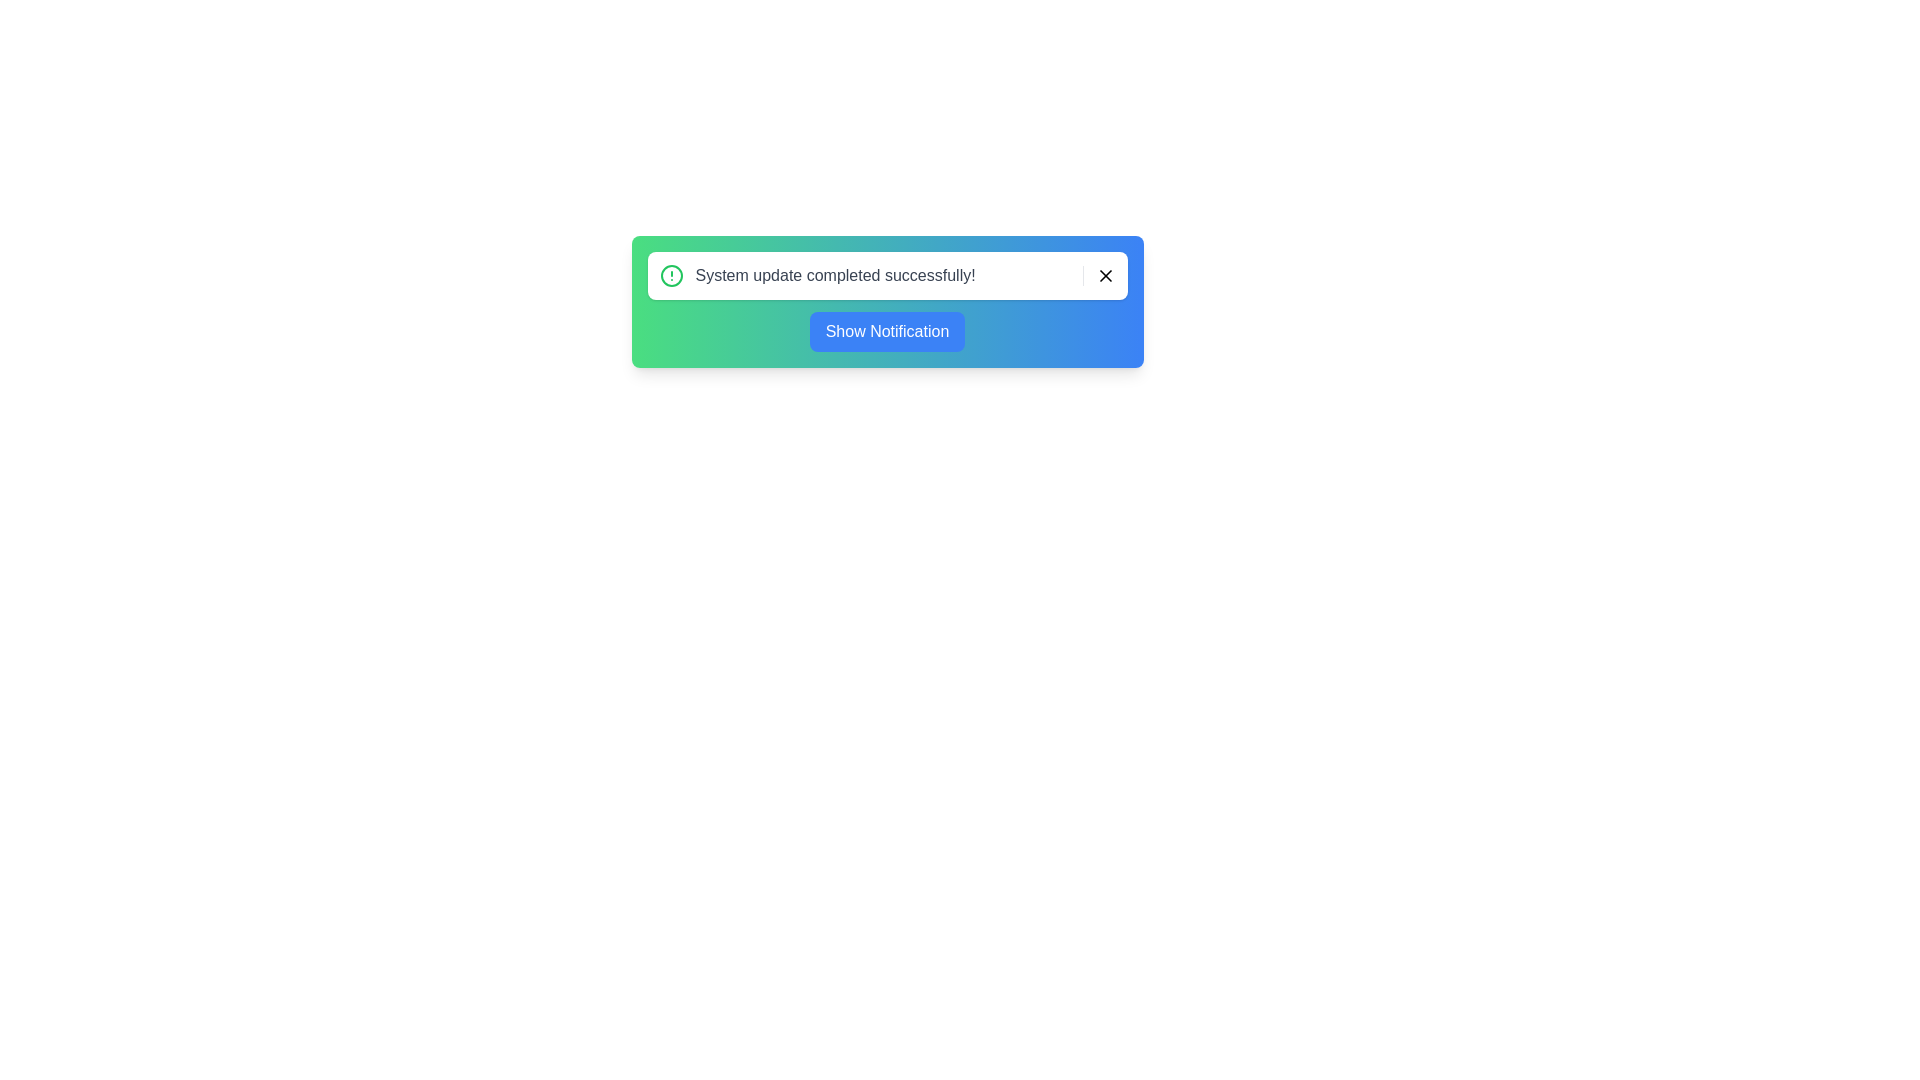 This screenshot has width=1920, height=1080. I want to click on the notification message that indicates 'System update completed successfully!' which includes a green alert icon on its left, so click(823, 276).